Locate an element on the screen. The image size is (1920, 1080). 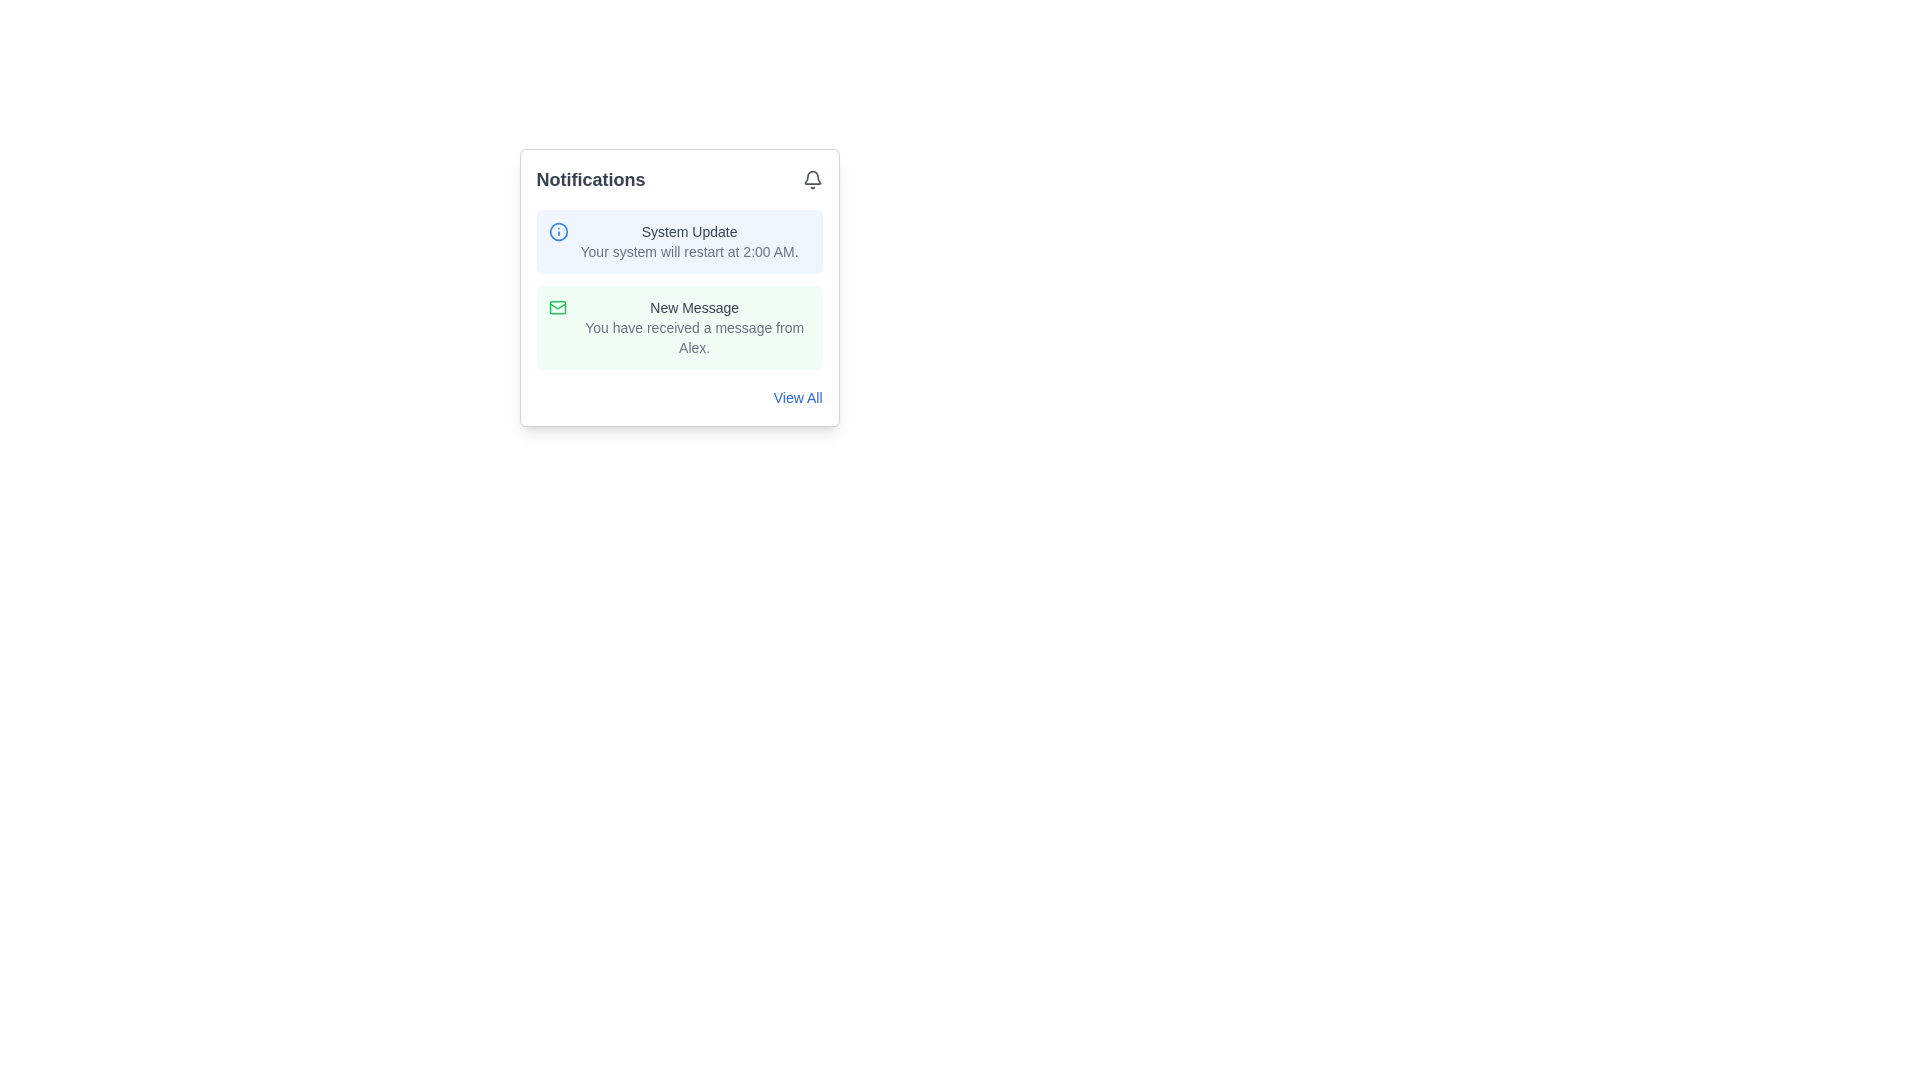
the text label that reads 'You have received a message from Alex.' located within a green-highlighted section of a notification card is located at coordinates (694, 337).